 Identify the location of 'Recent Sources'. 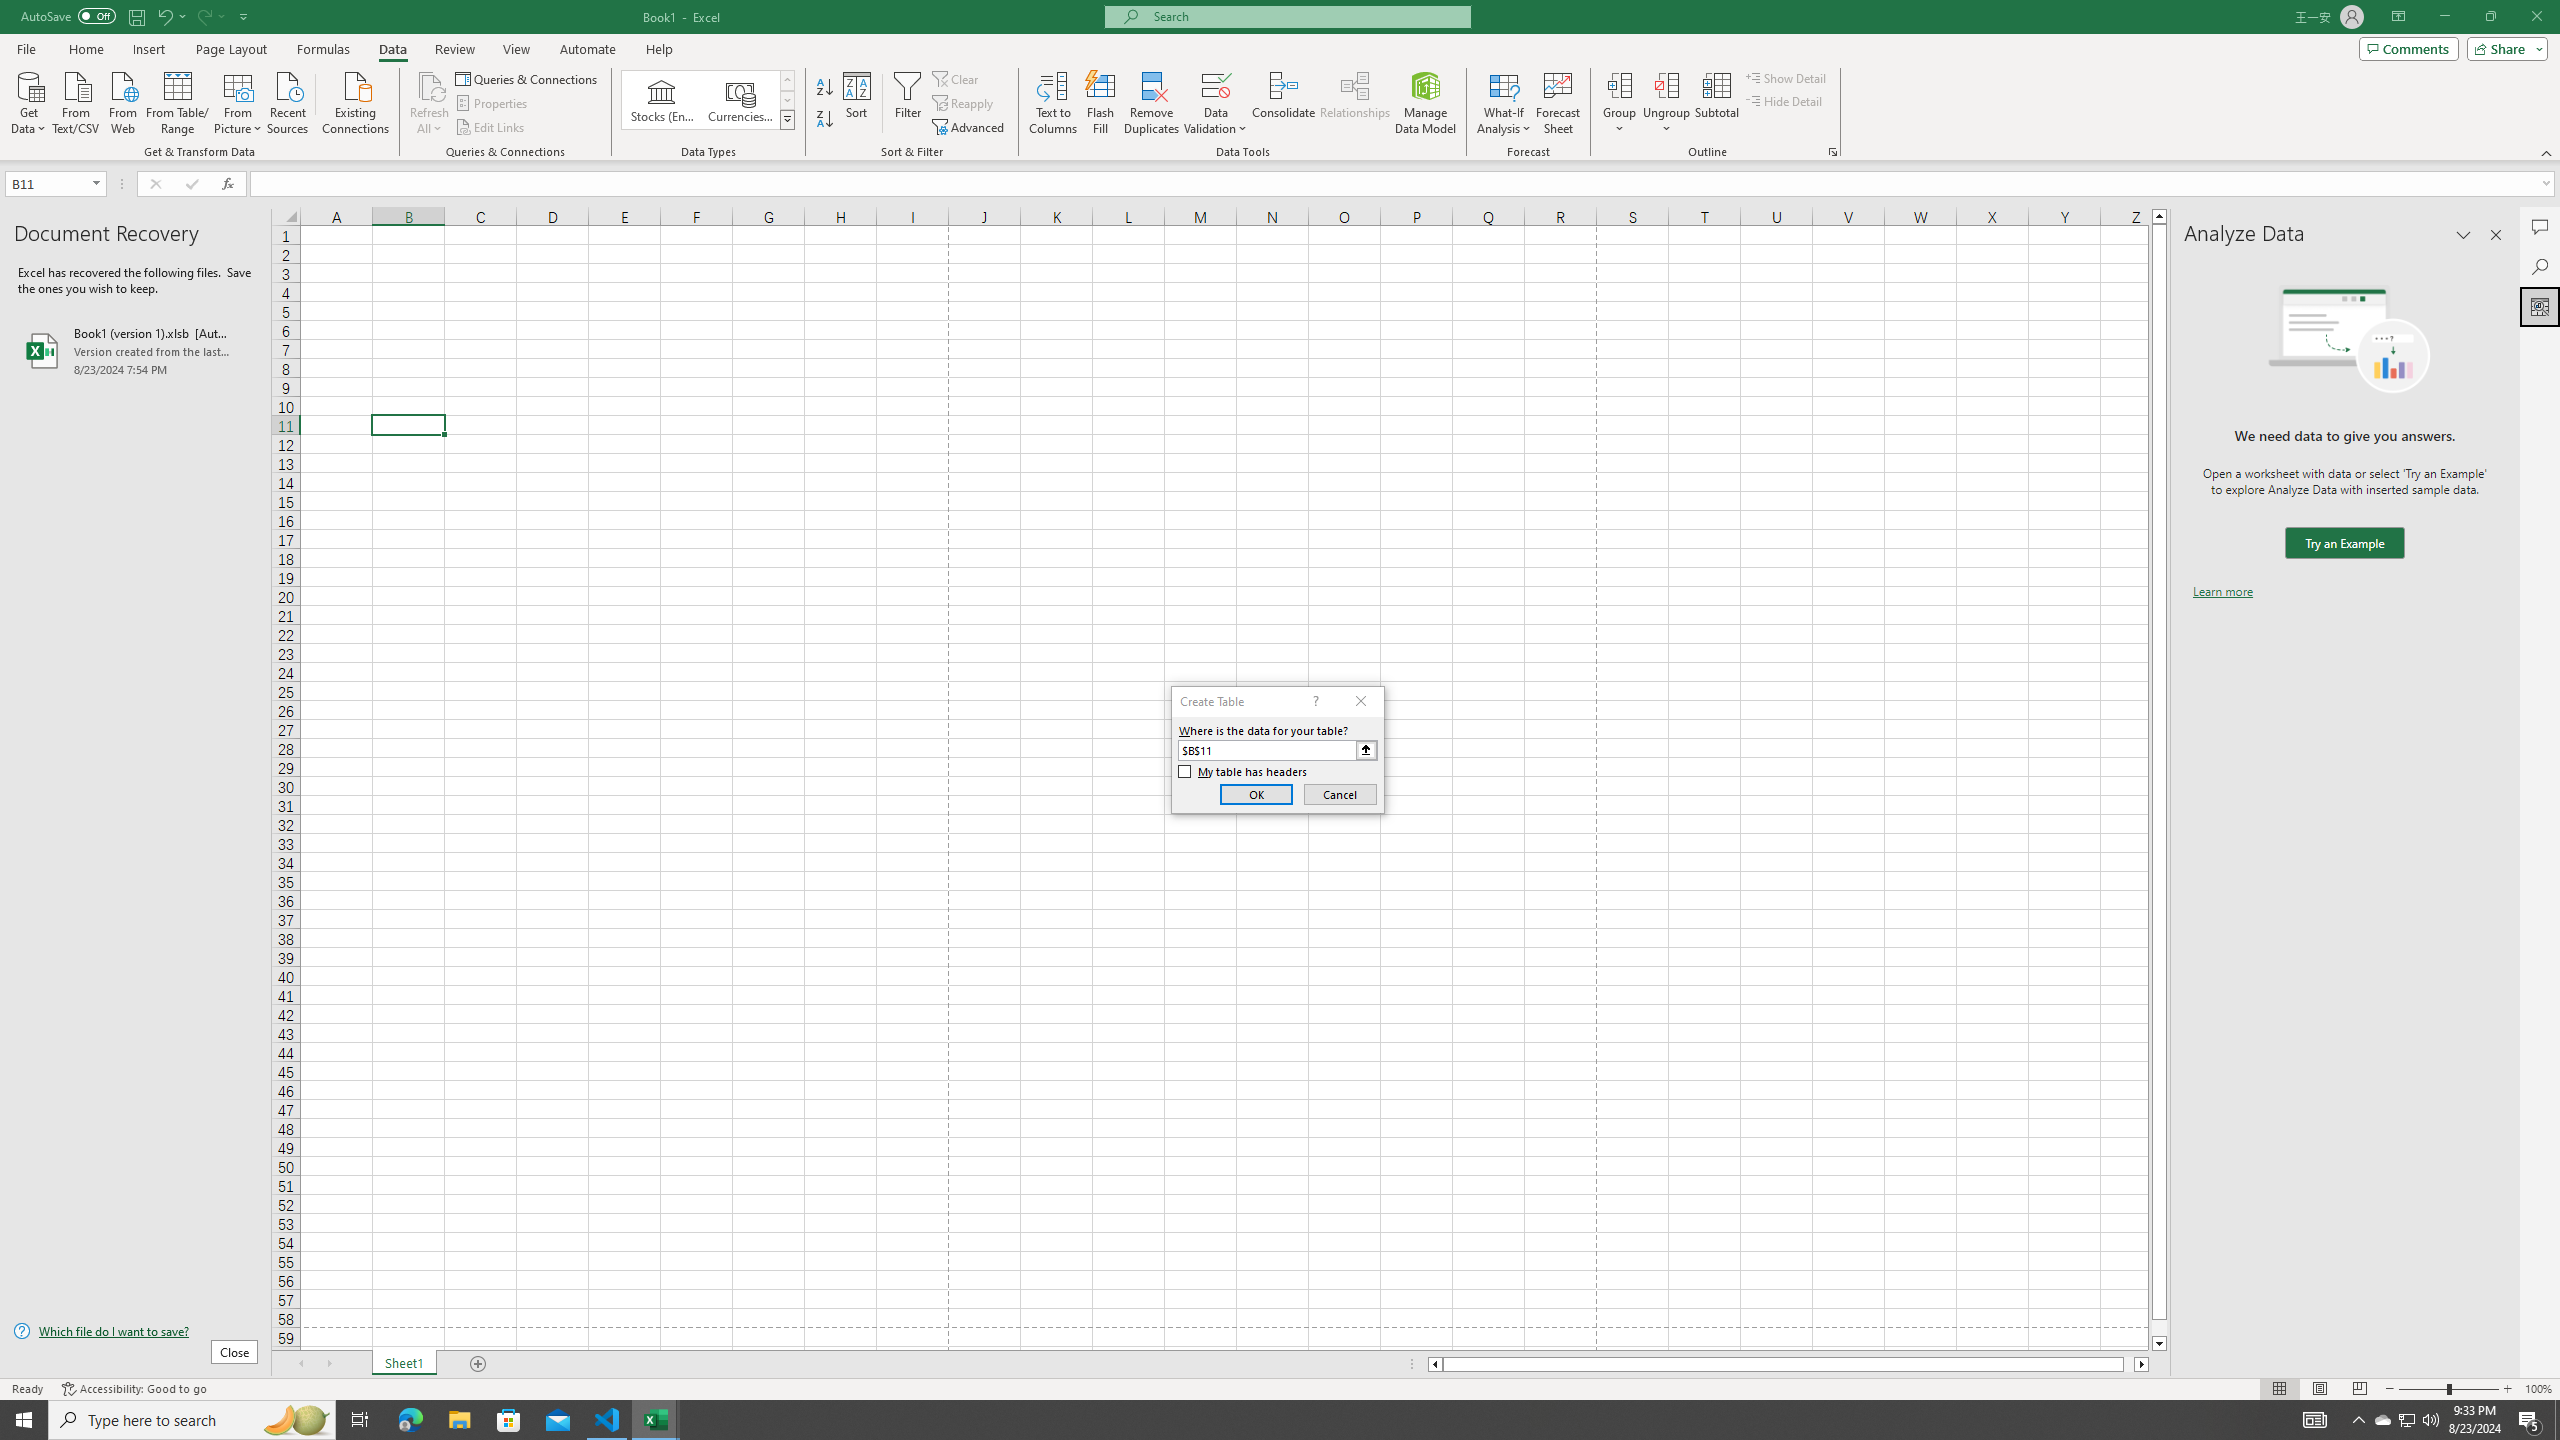
(288, 100).